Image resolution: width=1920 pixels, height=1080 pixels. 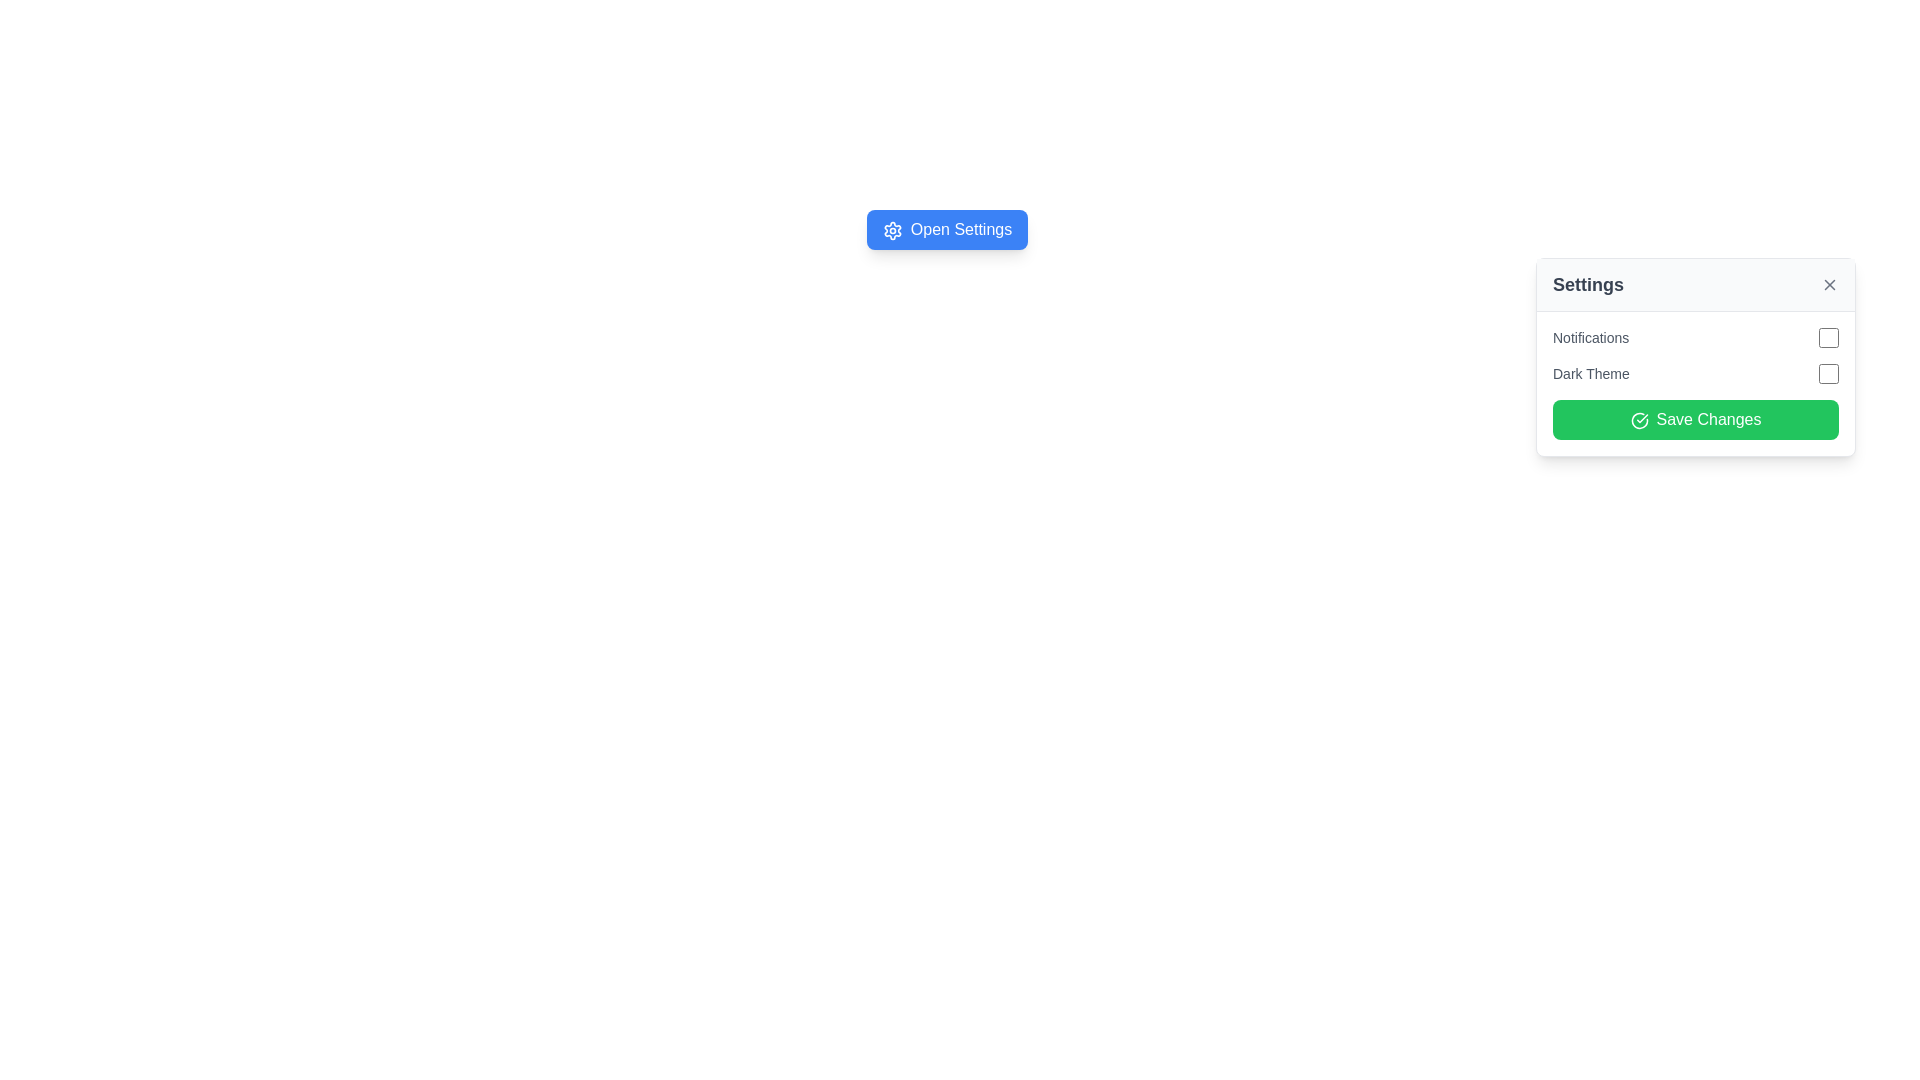 I want to click on the settings icon located within the 'Open Settings' button, positioned to the left of the text, so click(x=891, y=229).